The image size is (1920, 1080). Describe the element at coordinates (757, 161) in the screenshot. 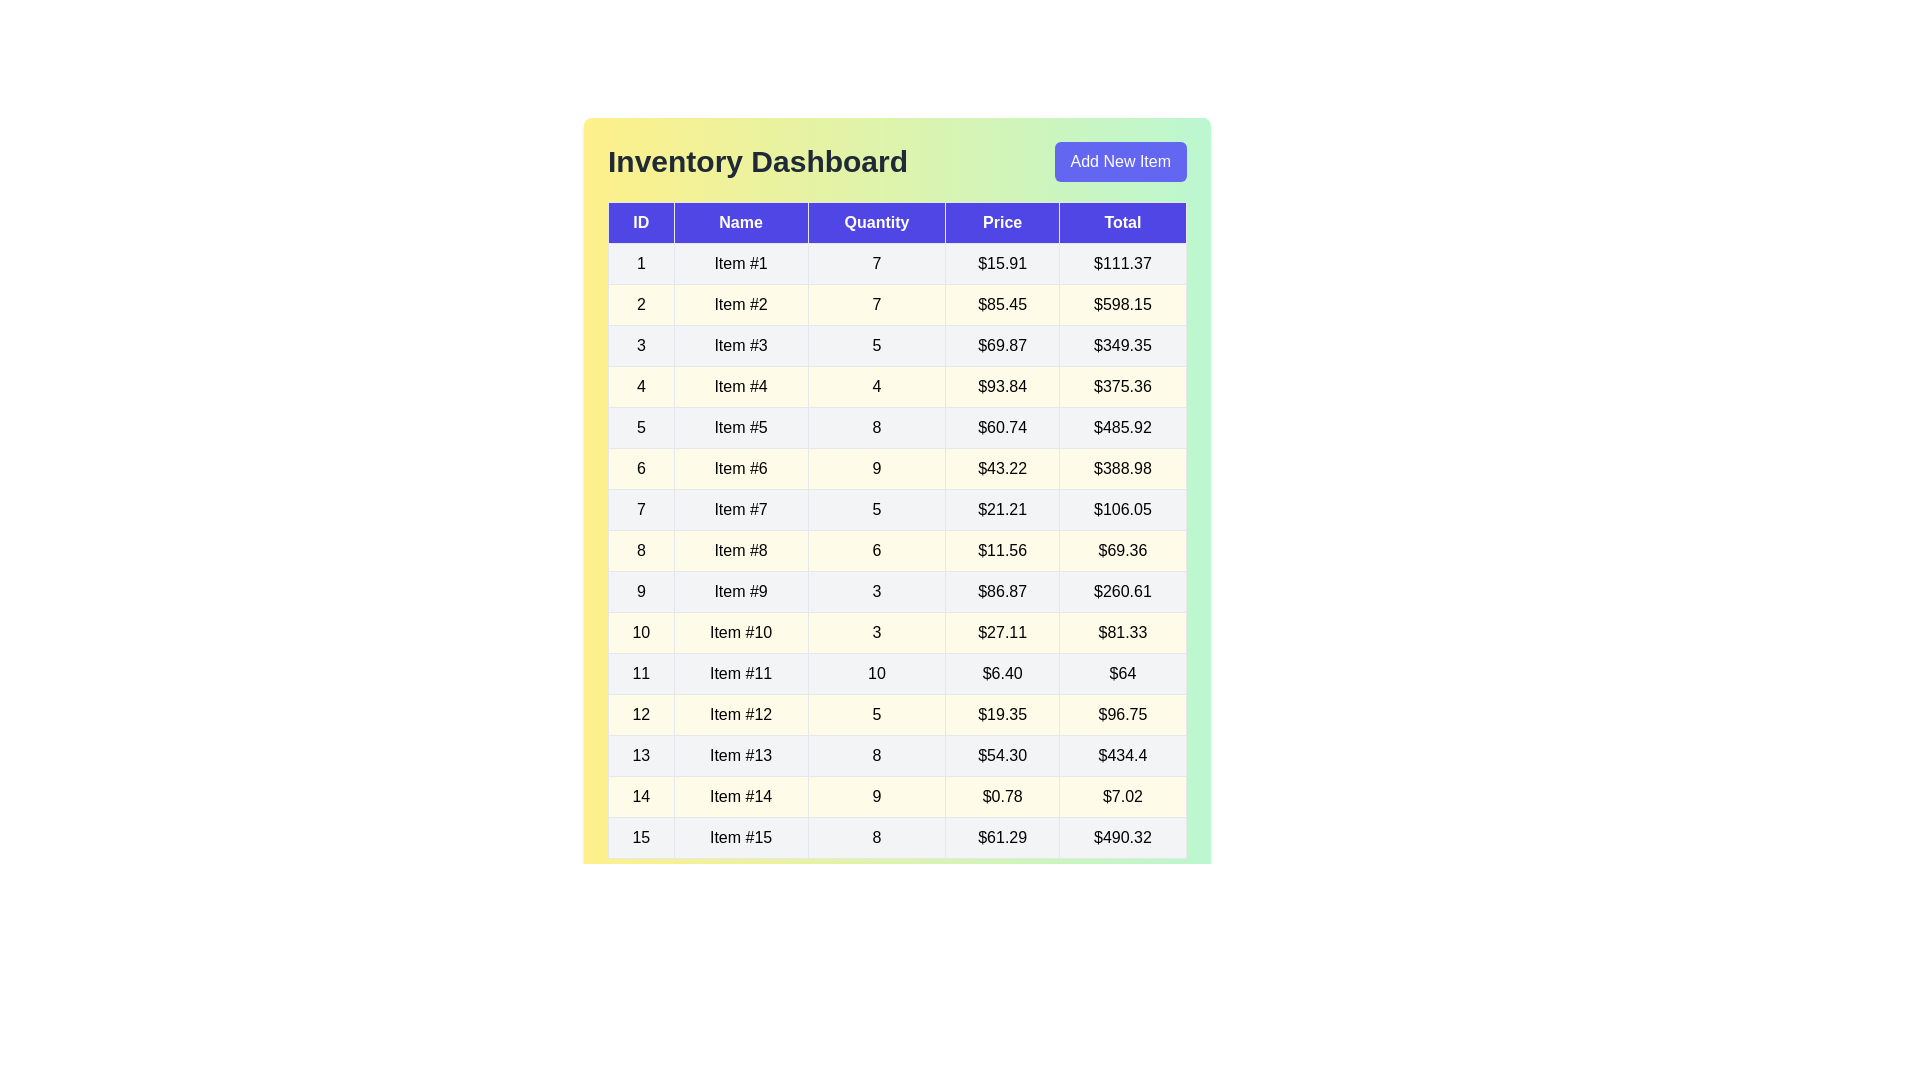

I see `the header text 'Inventory Dashboard' for inspection` at that location.